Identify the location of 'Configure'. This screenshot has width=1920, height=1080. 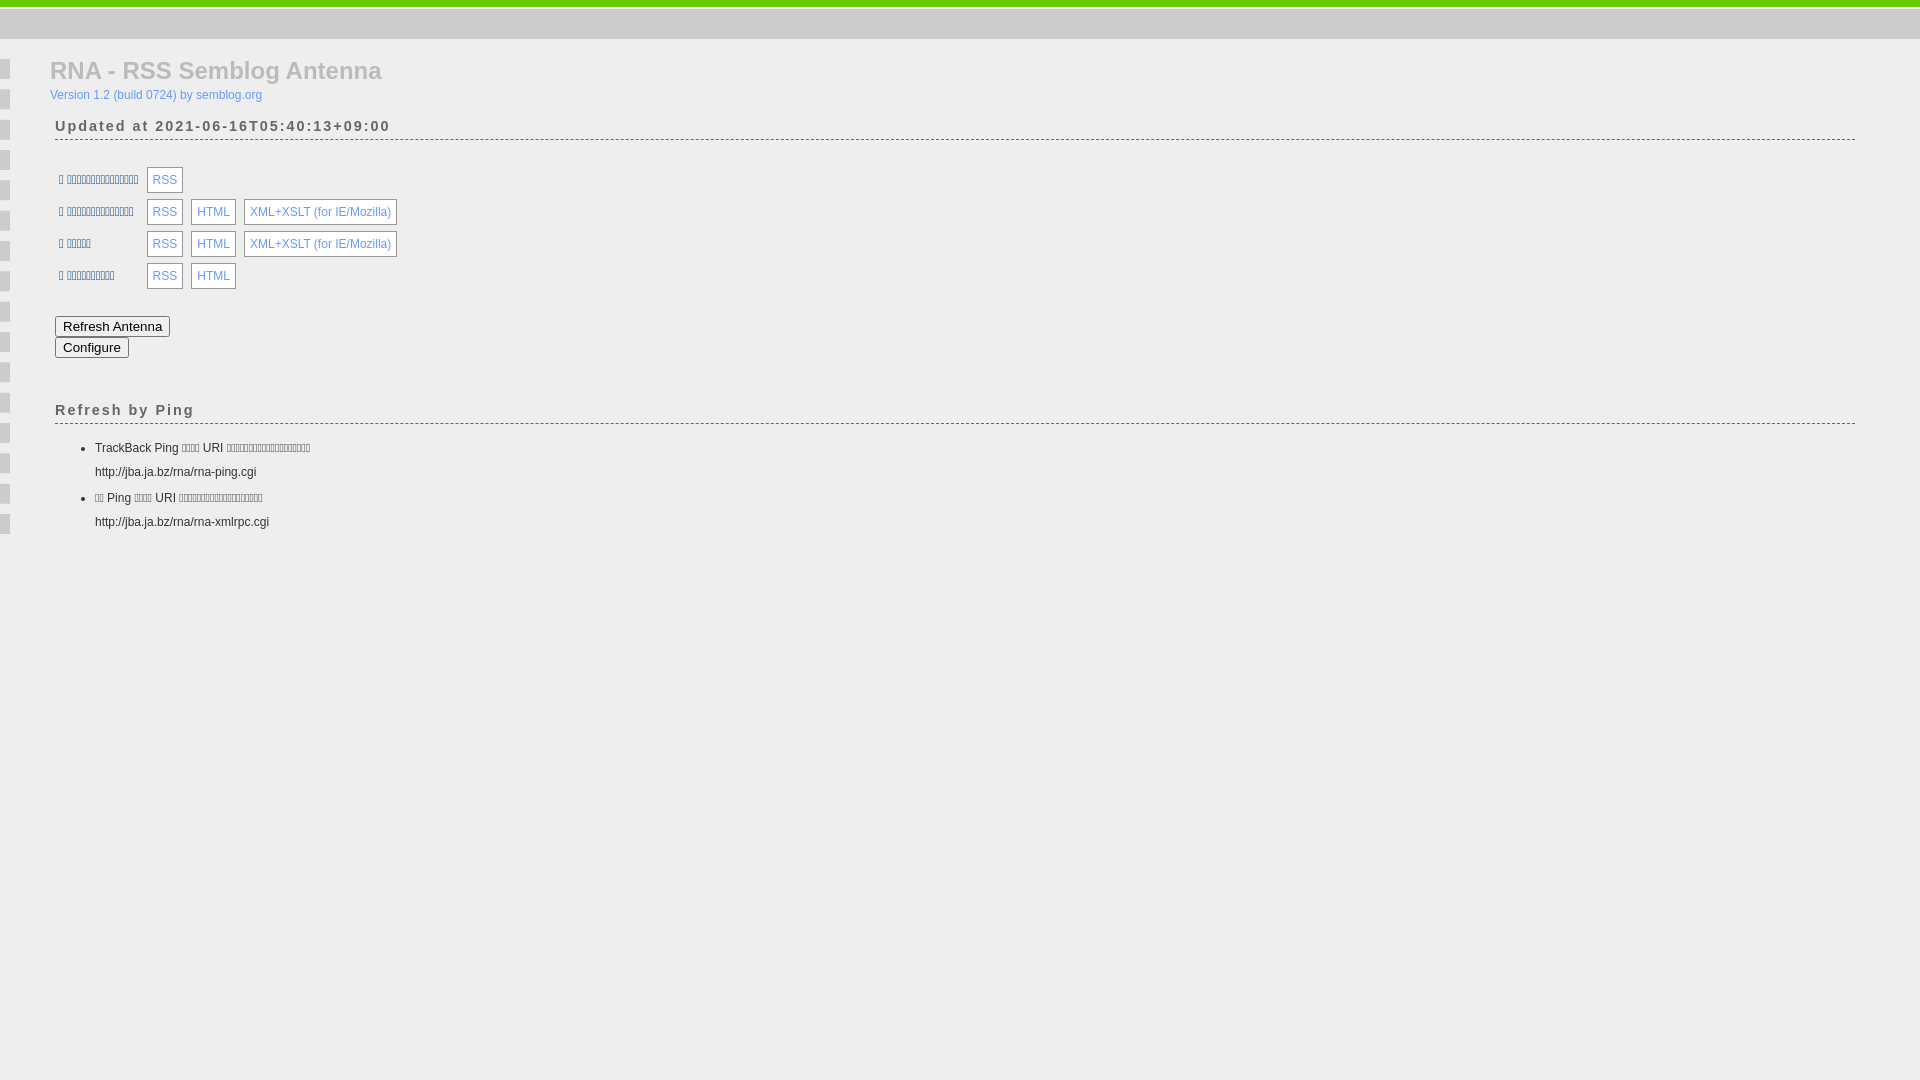
(90, 346).